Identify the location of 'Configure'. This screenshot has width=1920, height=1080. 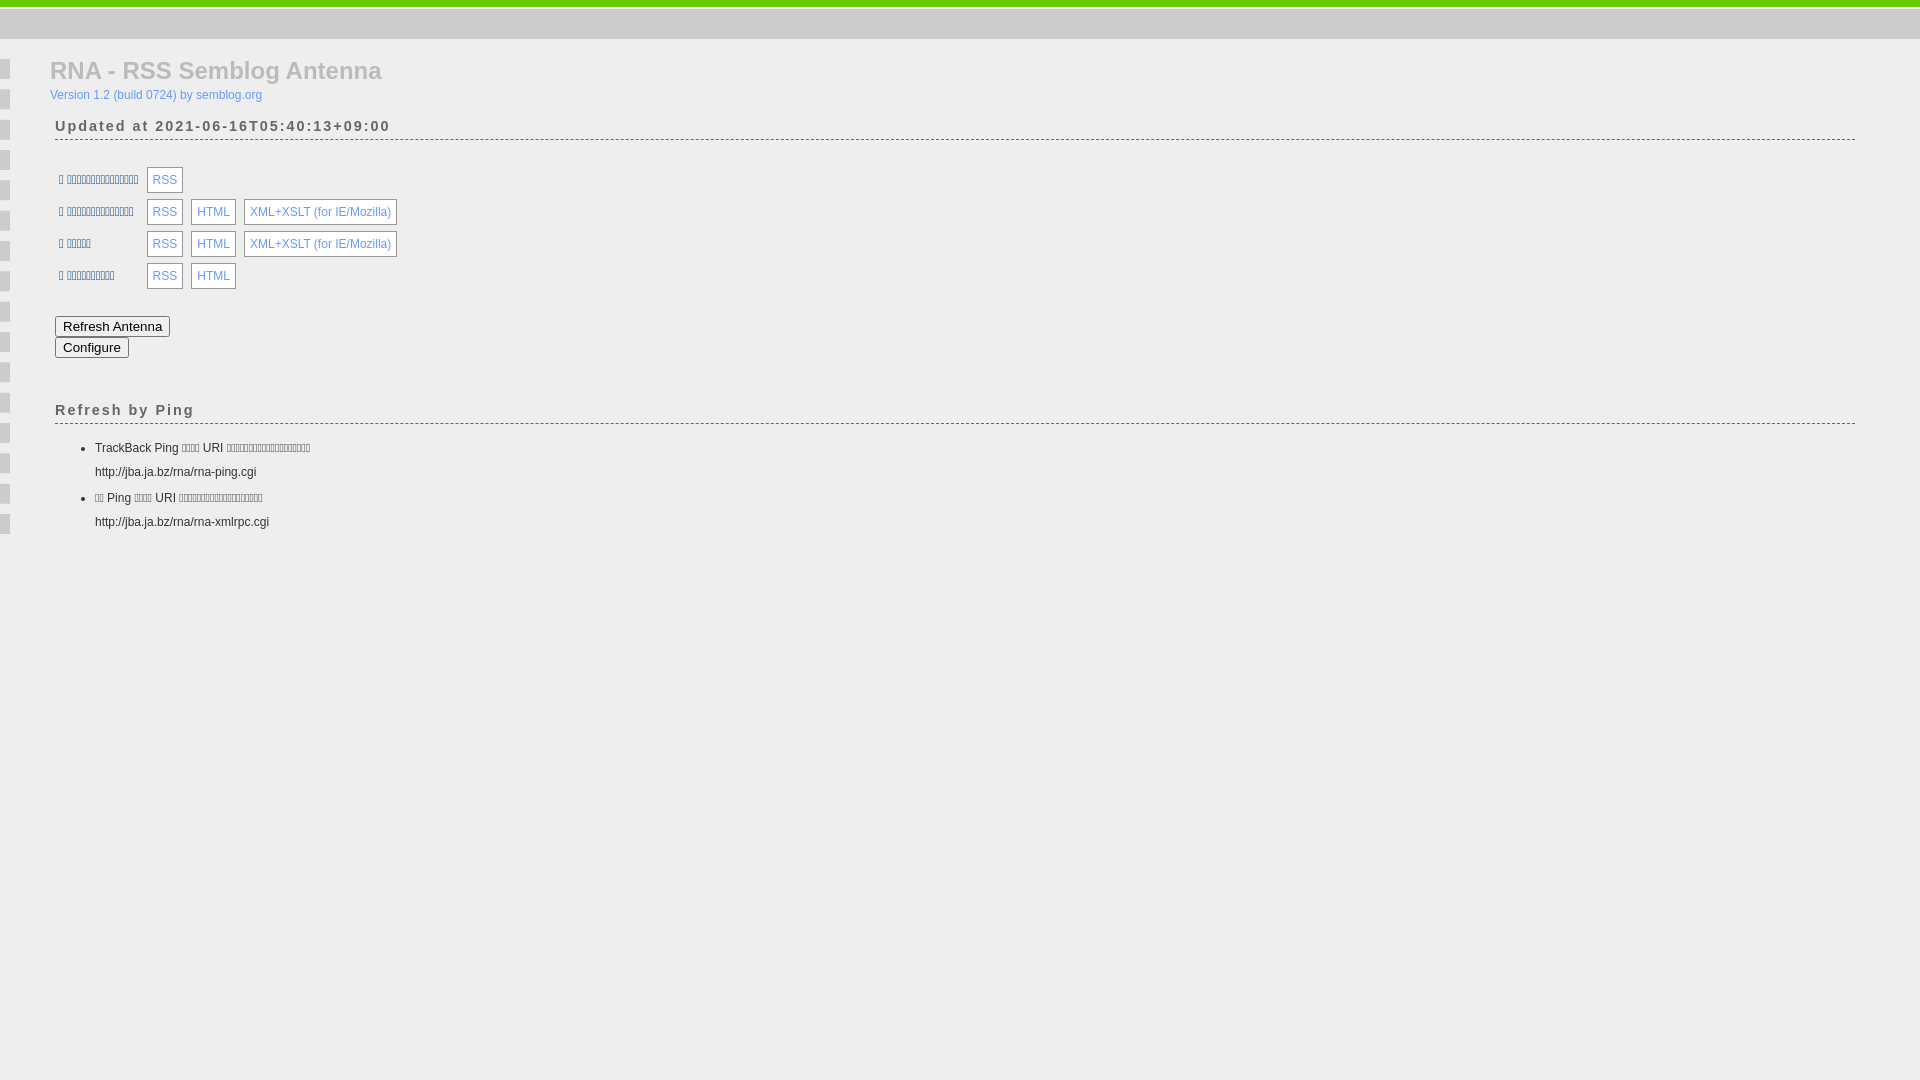
(90, 346).